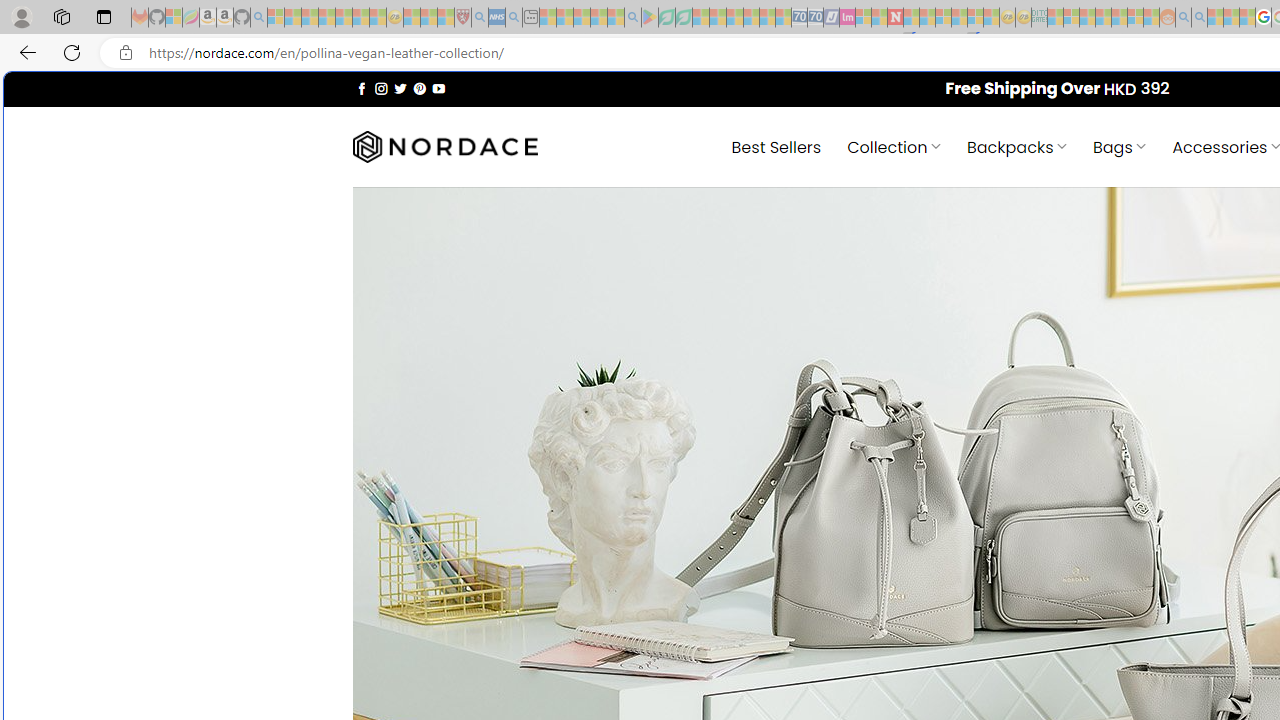 The width and height of the screenshot is (1280, 720). I want to click on '  Best Sellers', so click(775, 145).